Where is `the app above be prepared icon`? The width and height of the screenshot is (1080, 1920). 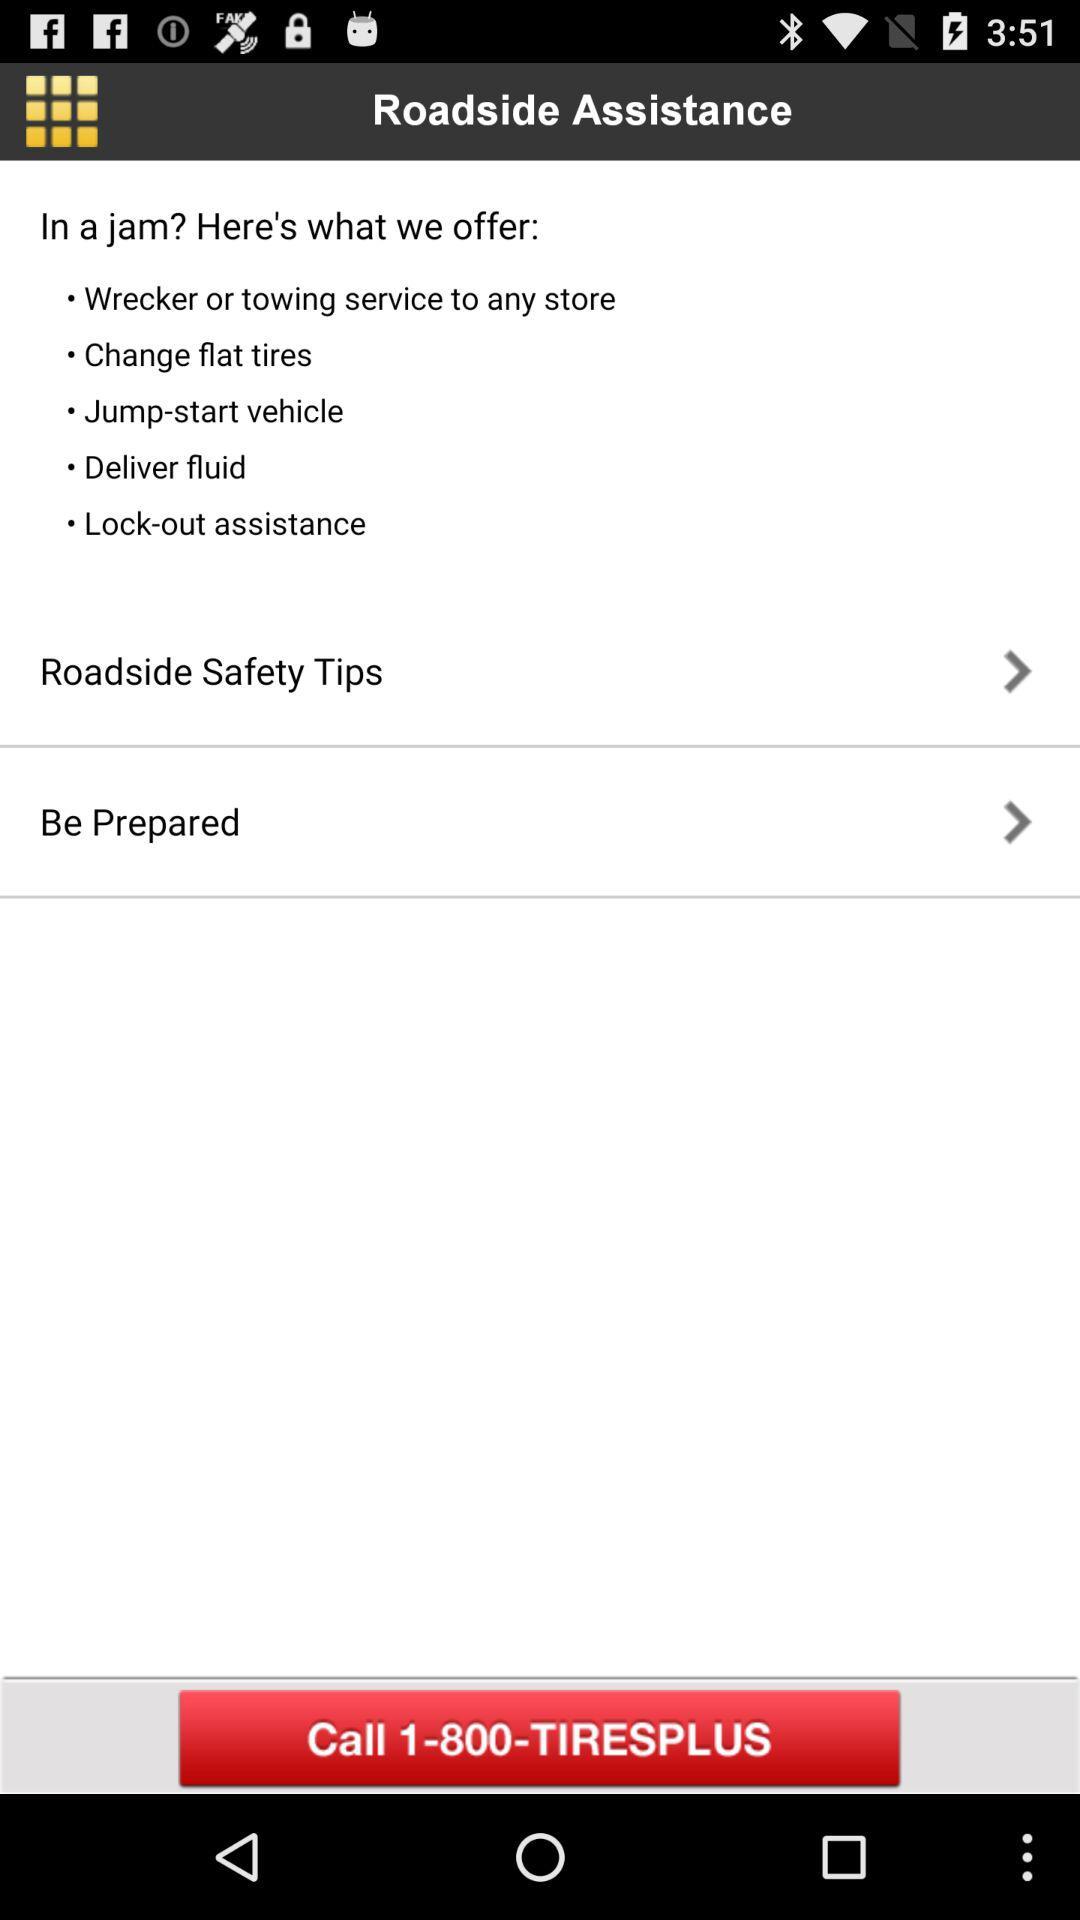
the app above be prepared icon is located at coordinates (211, 670).